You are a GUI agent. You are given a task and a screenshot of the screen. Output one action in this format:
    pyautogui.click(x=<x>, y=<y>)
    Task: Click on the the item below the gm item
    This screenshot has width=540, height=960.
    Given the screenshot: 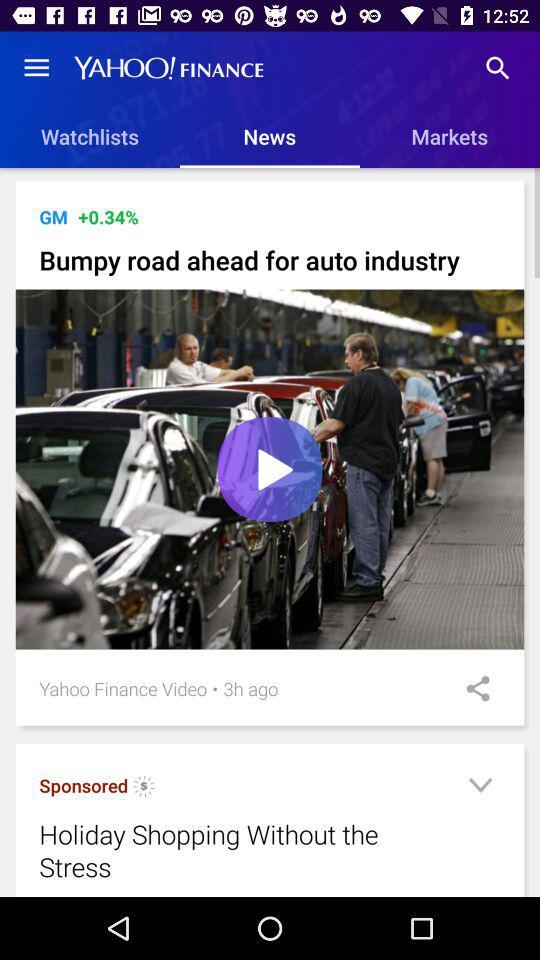 What is the action you would take?
    pyautogui.click(x=270, y=259)
    